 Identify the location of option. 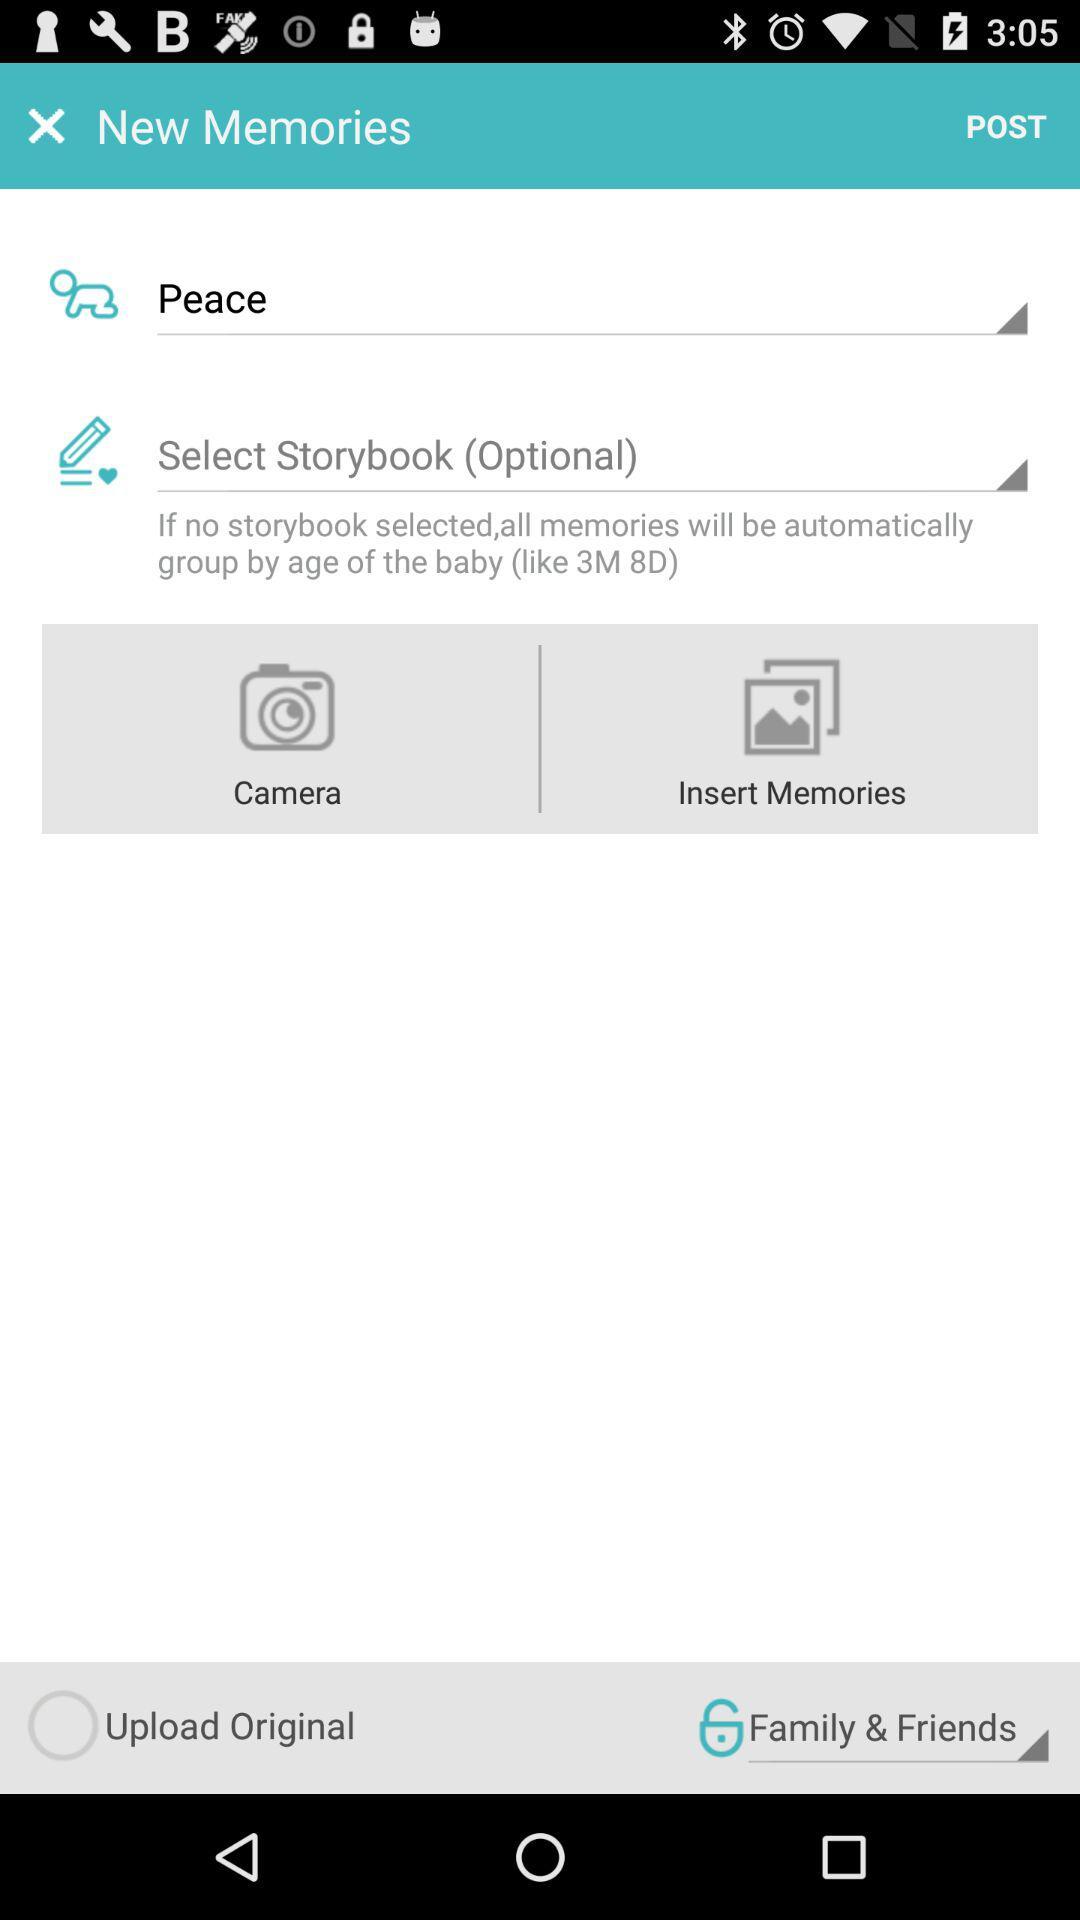
(591, 454).